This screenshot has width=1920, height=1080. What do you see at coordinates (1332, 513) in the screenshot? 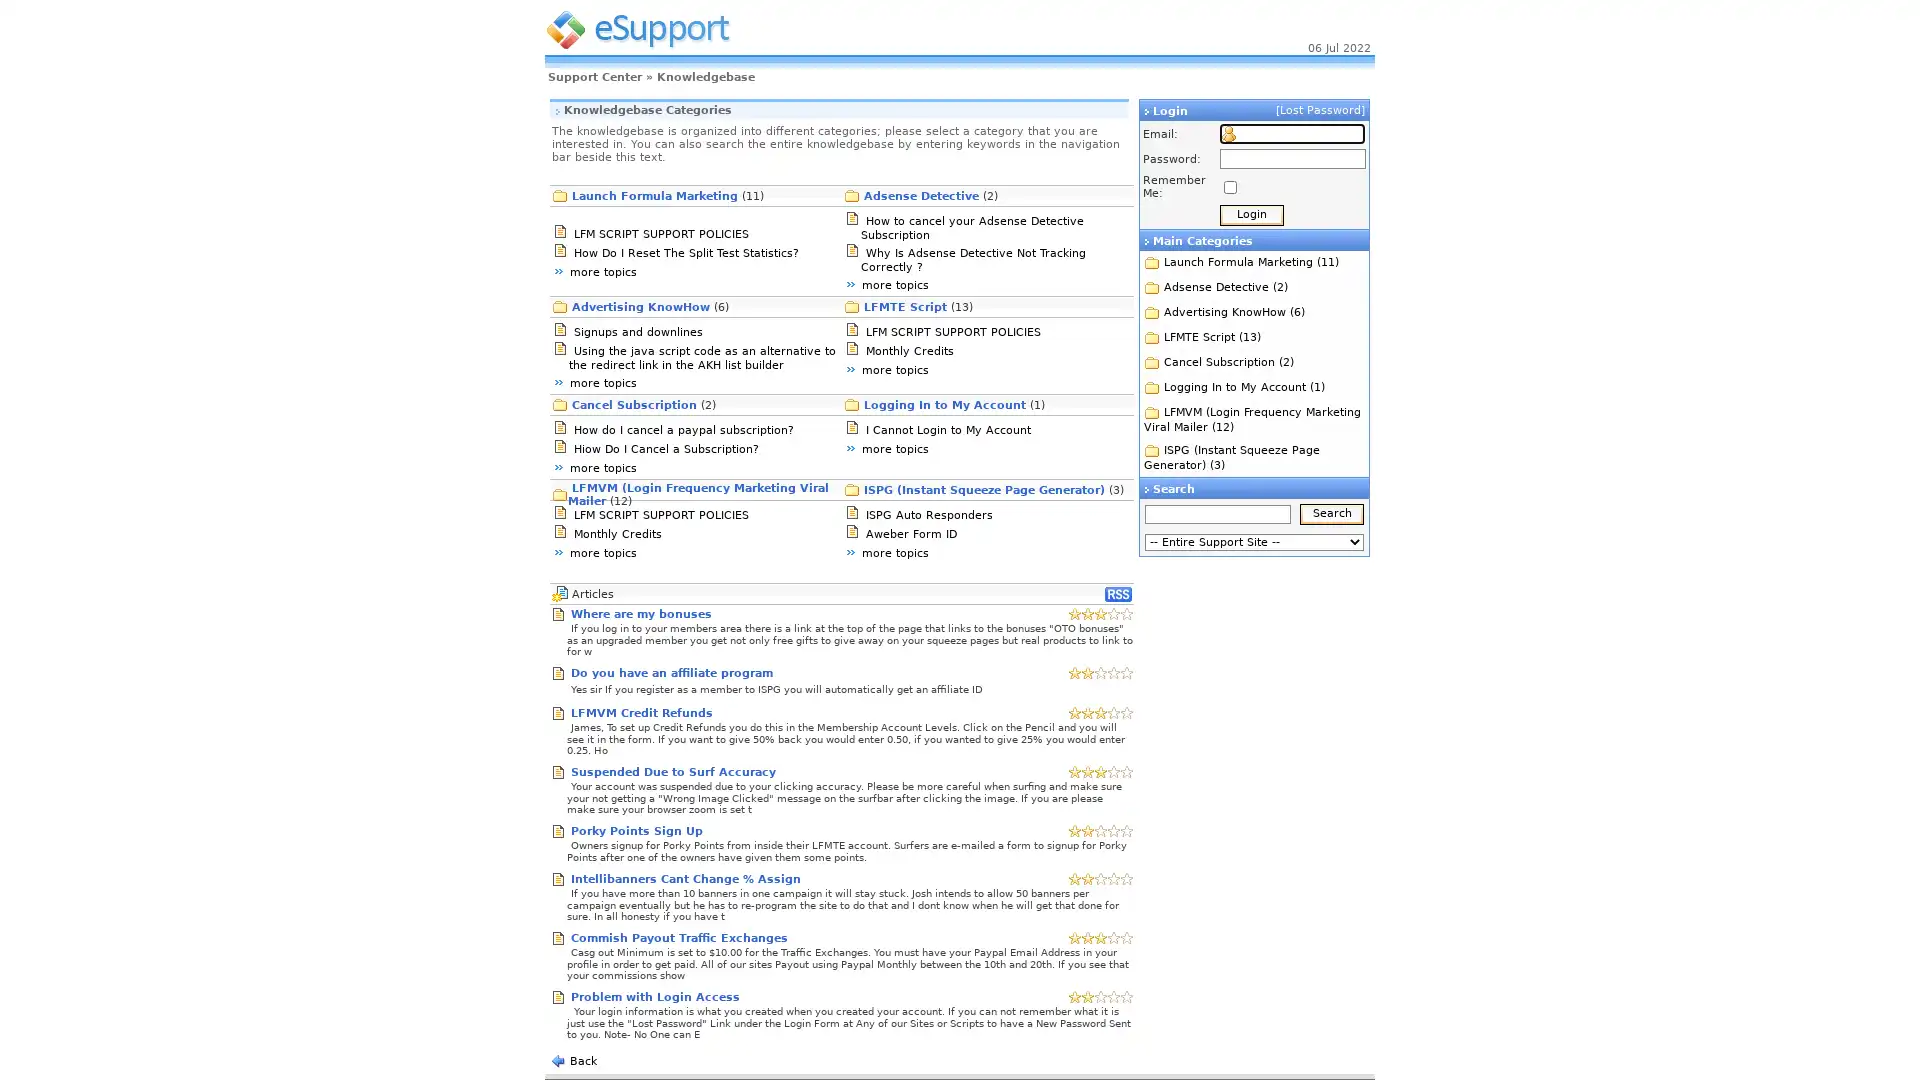
I see `Search` at bounding box center [1332, 513].